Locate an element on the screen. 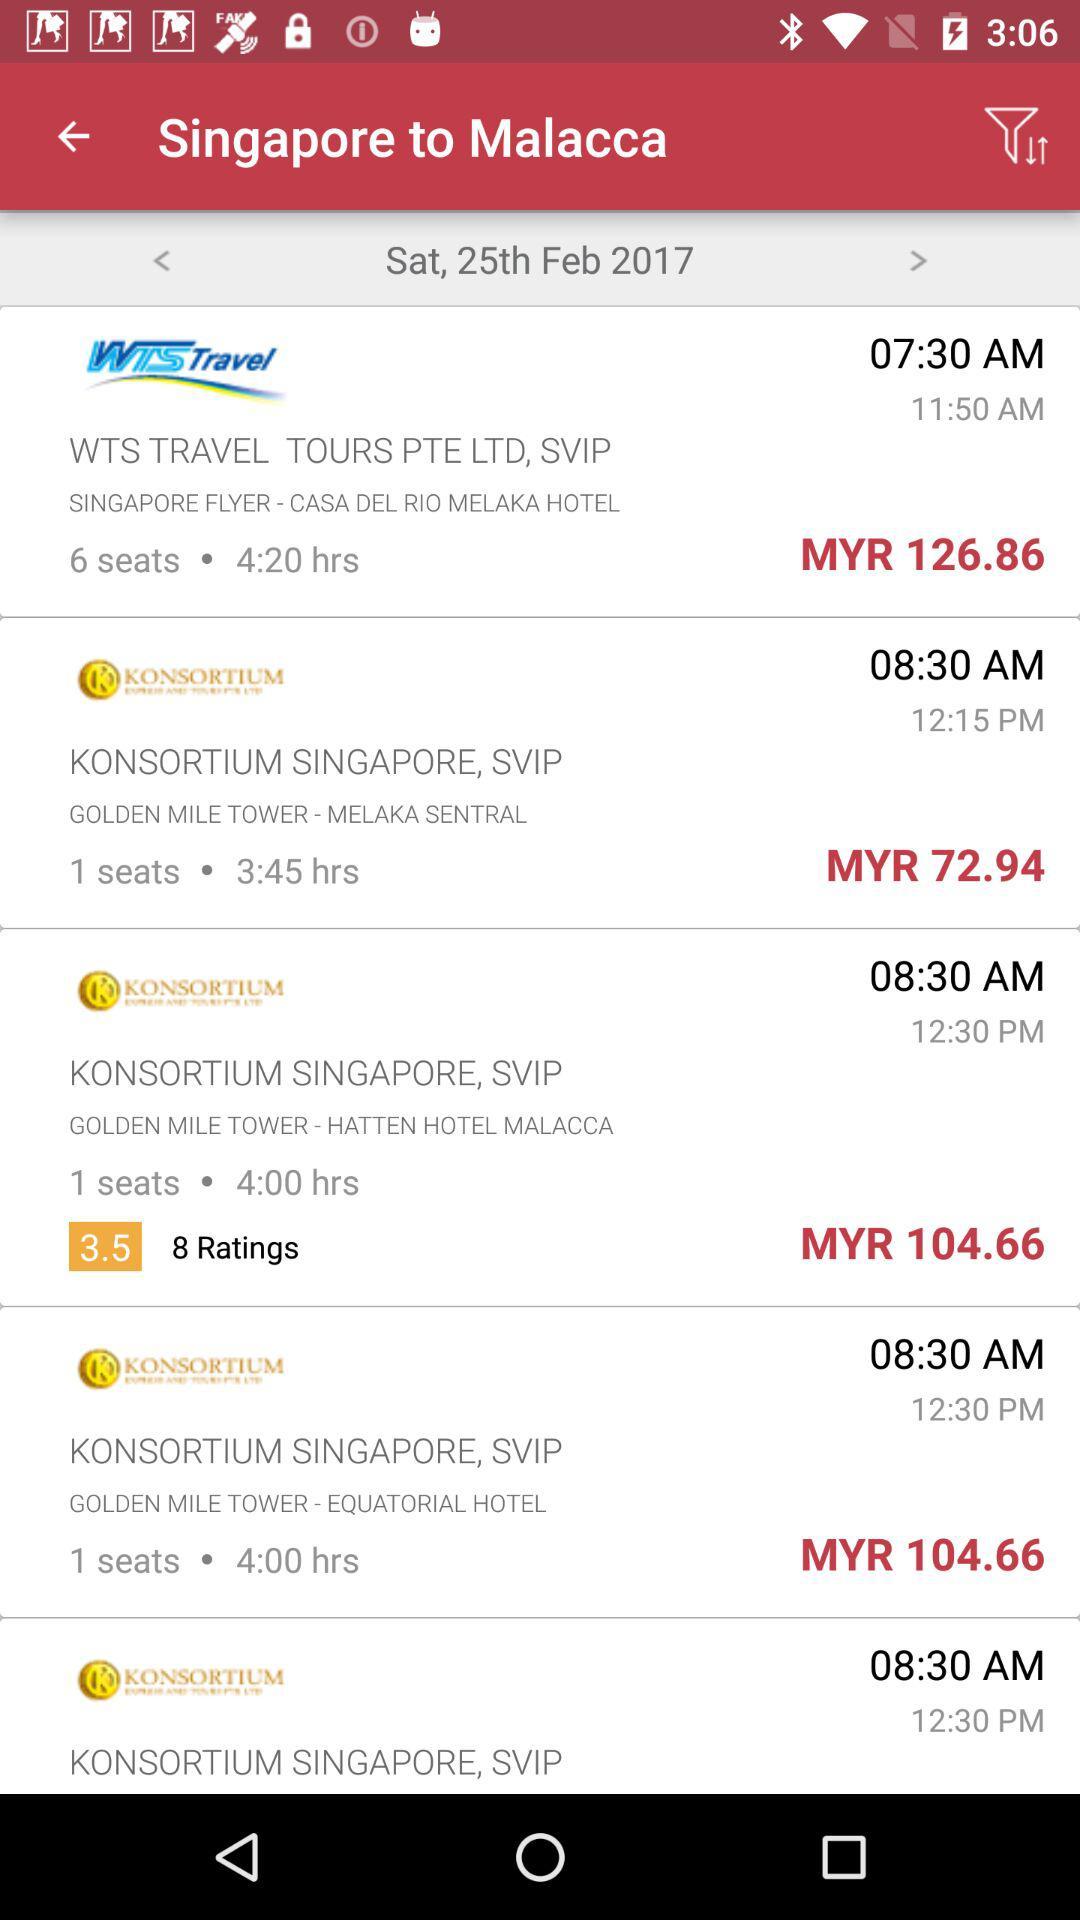  return to previous page is located at coordinates (159, 257).